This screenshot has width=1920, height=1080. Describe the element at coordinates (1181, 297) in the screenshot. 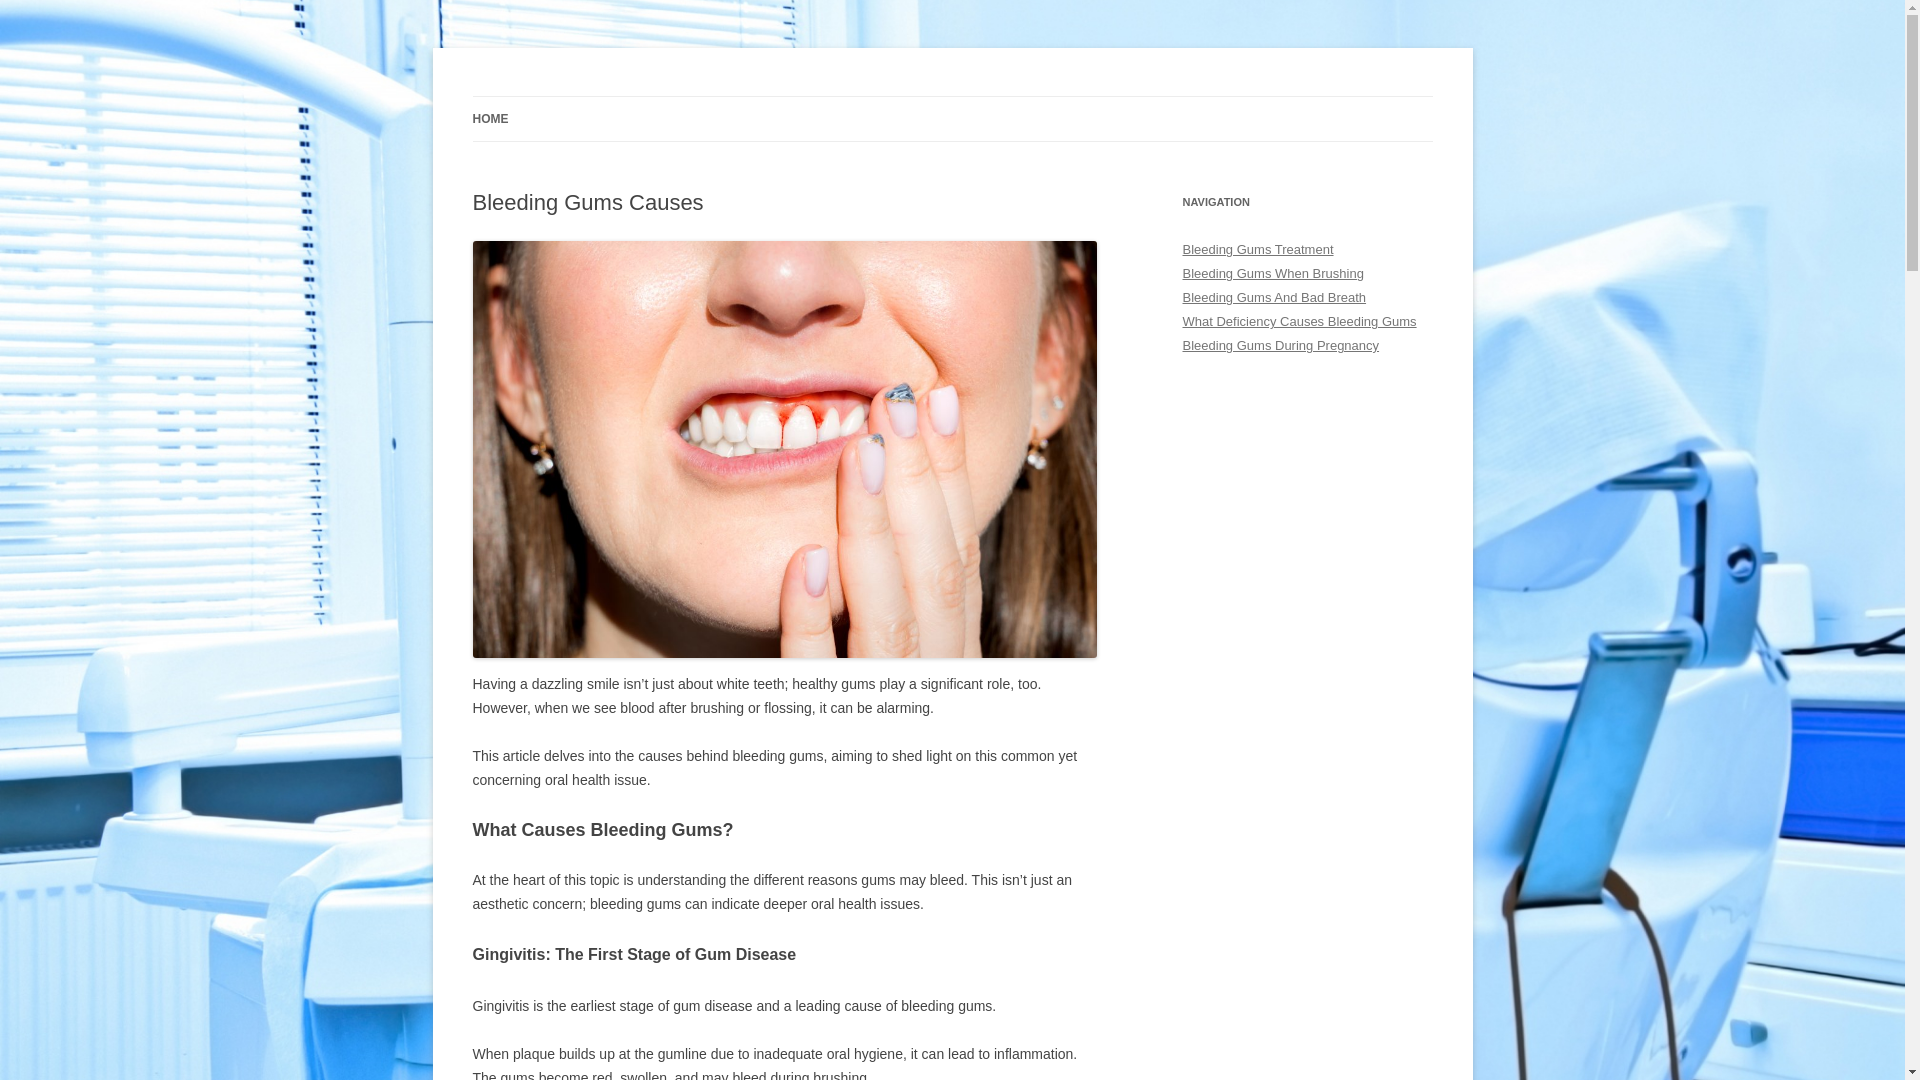

I see `'Bleeding Gums And Bad Breath'` at that location.